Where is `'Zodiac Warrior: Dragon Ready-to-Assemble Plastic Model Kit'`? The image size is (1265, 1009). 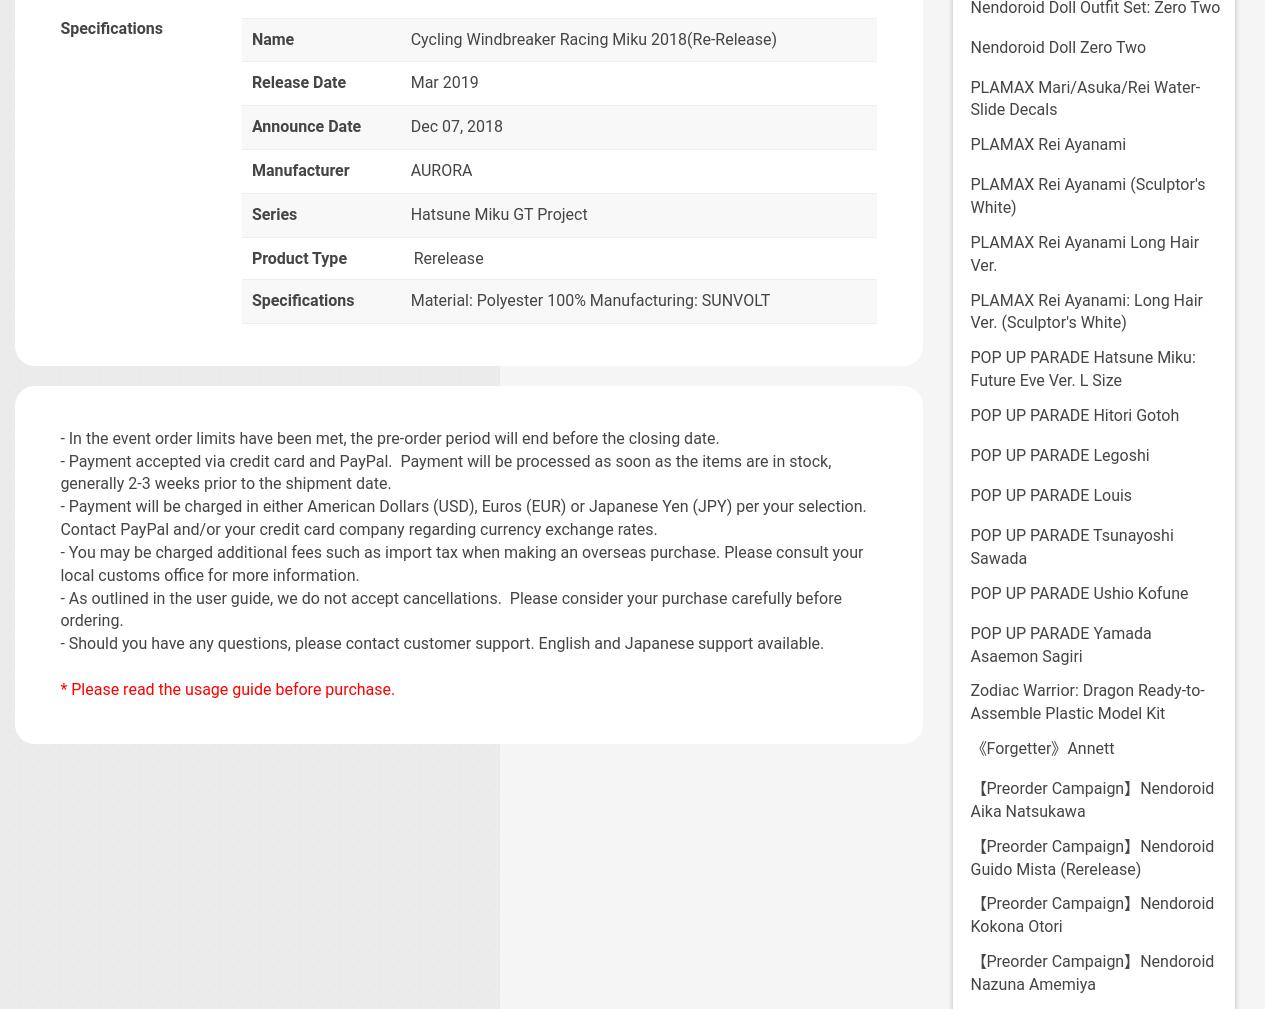 'Zodiac Warrior: Dragon Ready-to-Assemble Plastic Model Kit' is located at coordinates (970, 701).